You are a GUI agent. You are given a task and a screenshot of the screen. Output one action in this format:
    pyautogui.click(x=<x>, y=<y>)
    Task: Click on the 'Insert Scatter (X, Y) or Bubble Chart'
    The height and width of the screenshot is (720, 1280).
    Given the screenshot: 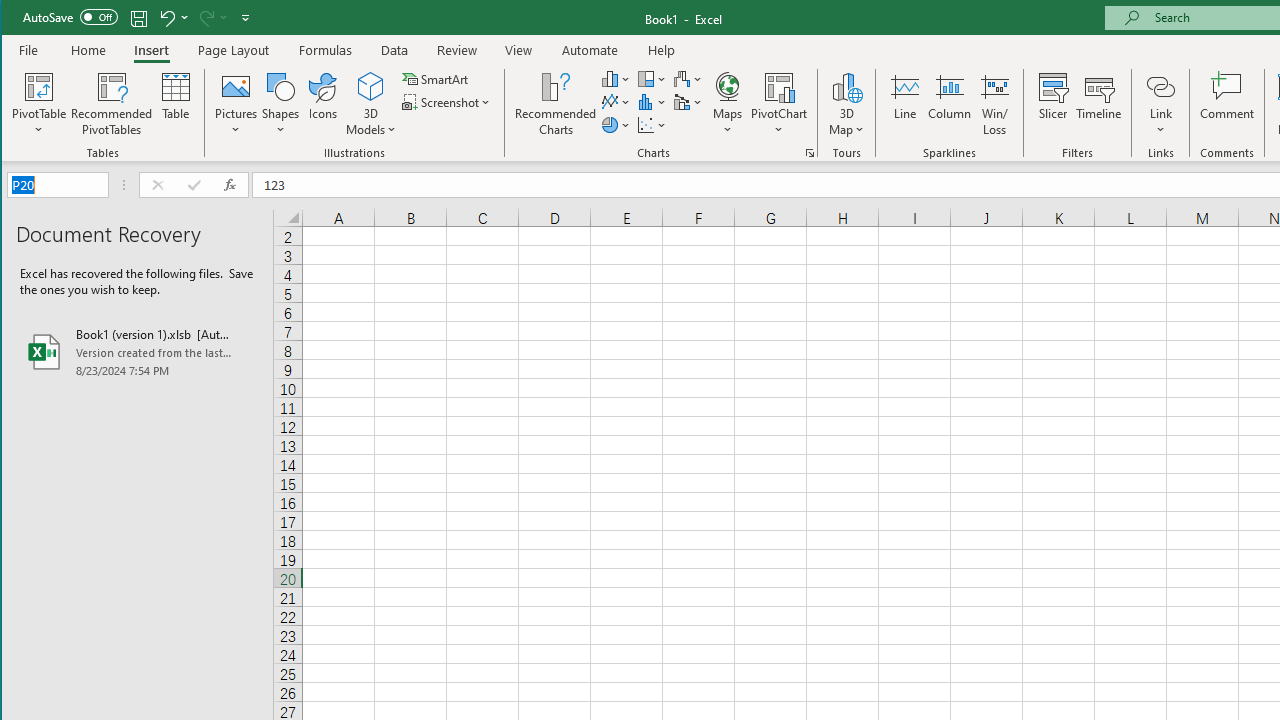 What is the action you would take?
    pyautogui.click(x=652, y=125)
    